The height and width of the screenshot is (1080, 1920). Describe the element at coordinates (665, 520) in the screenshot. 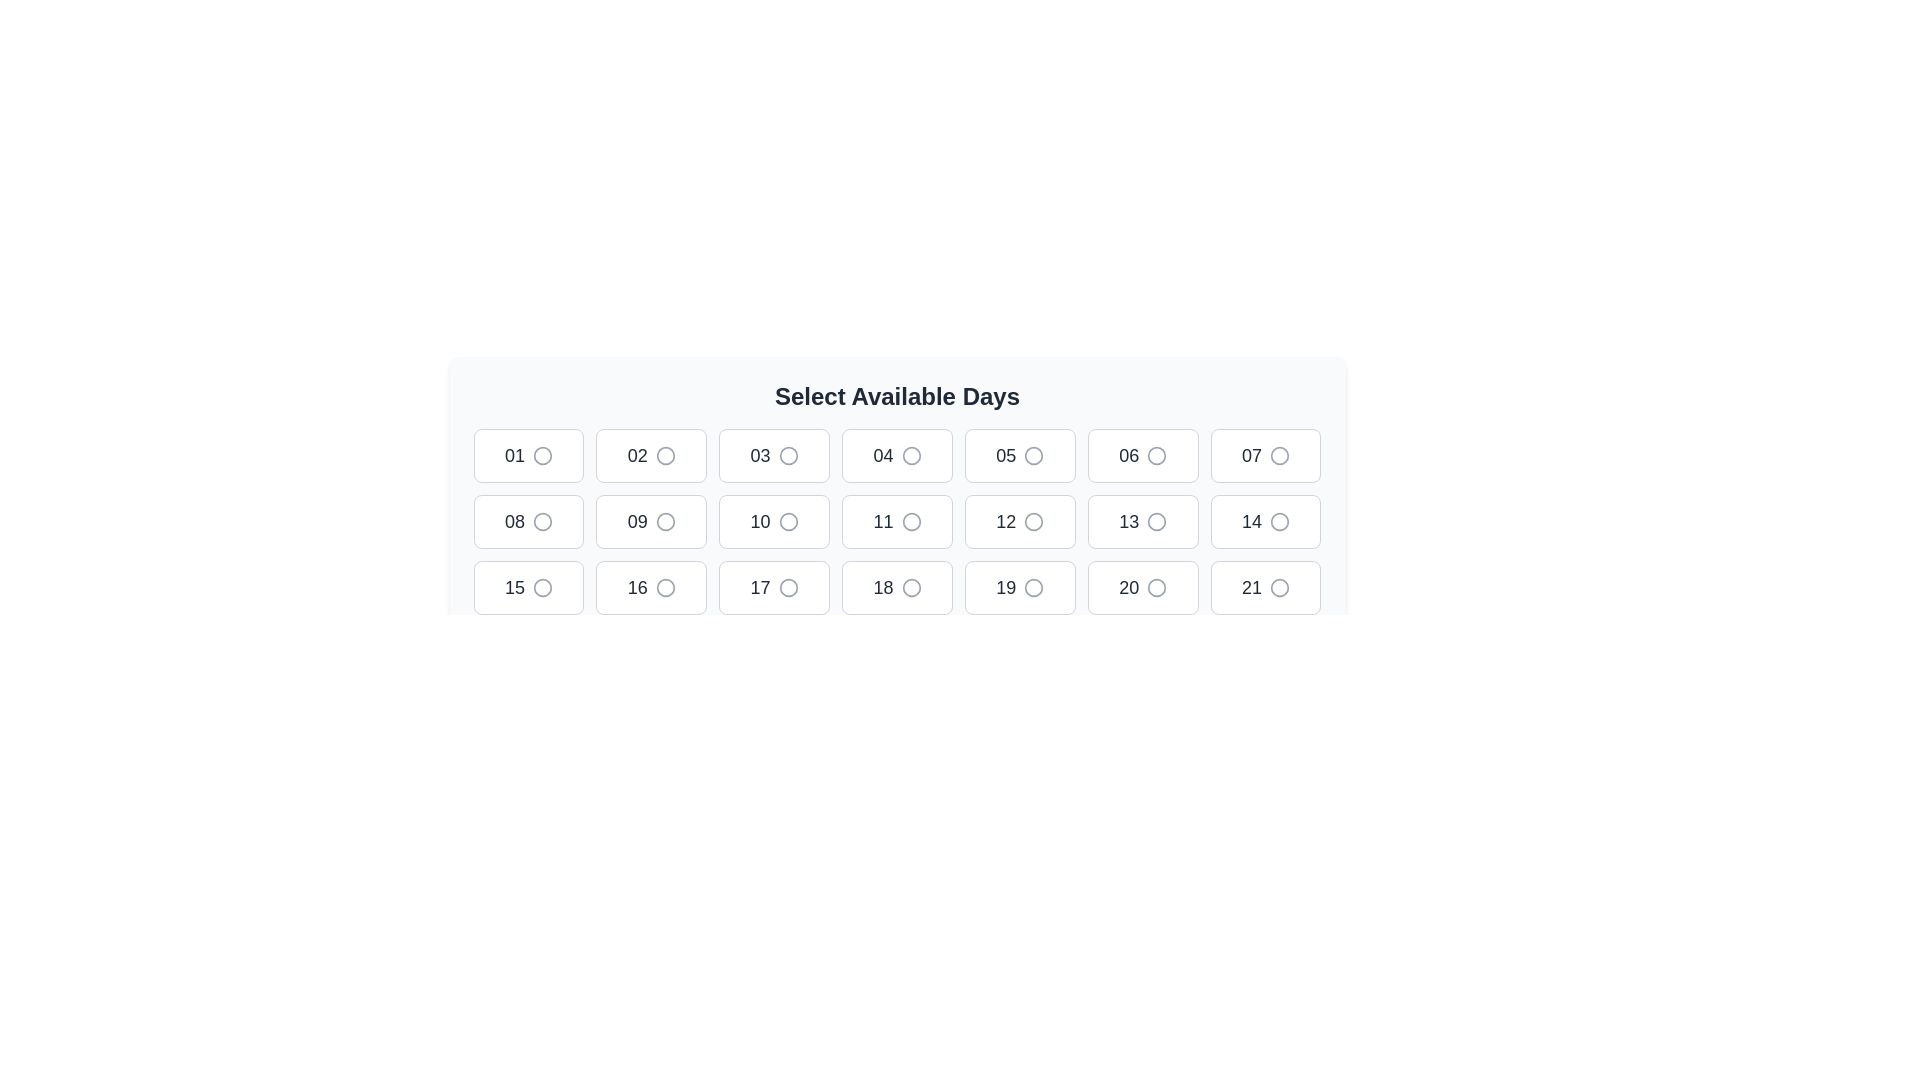

I see `the radio button associated with the number '09', which is a circular selection indicator with a gray border in the middle row of a grid layout` at that location.